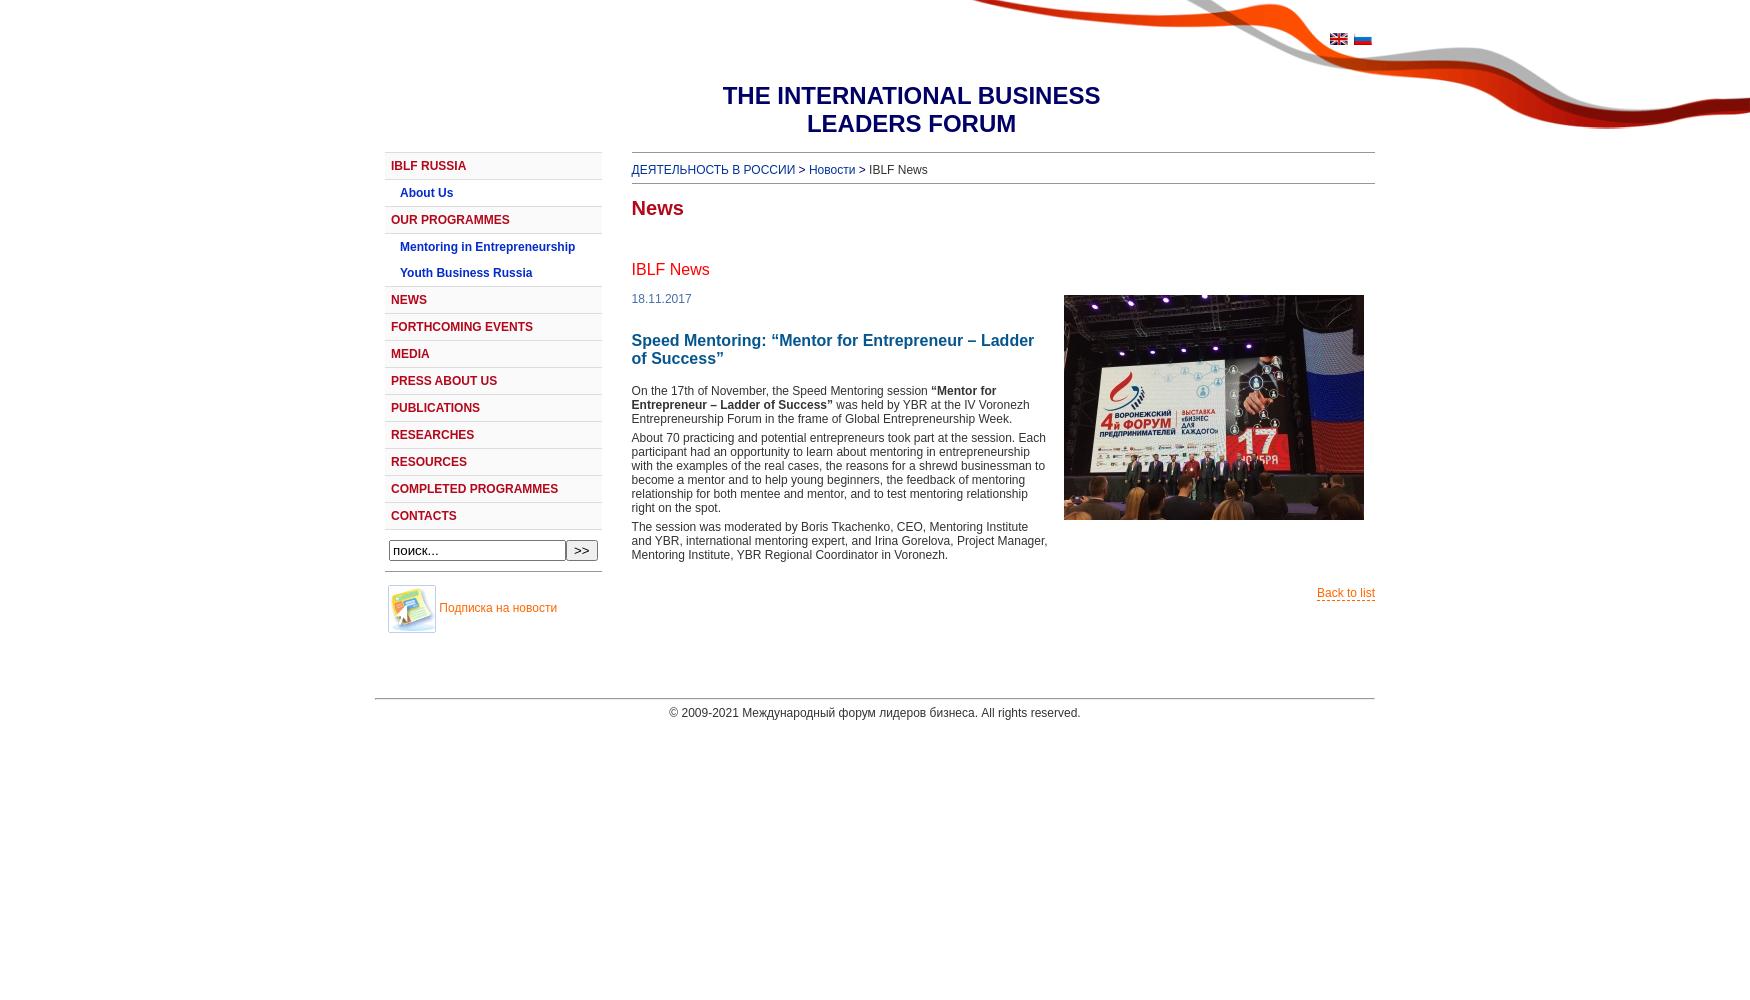  What do you see at coordinates (425, 192) in the screenshot?
I see `'About Us'` at bounding box center [425, 192].